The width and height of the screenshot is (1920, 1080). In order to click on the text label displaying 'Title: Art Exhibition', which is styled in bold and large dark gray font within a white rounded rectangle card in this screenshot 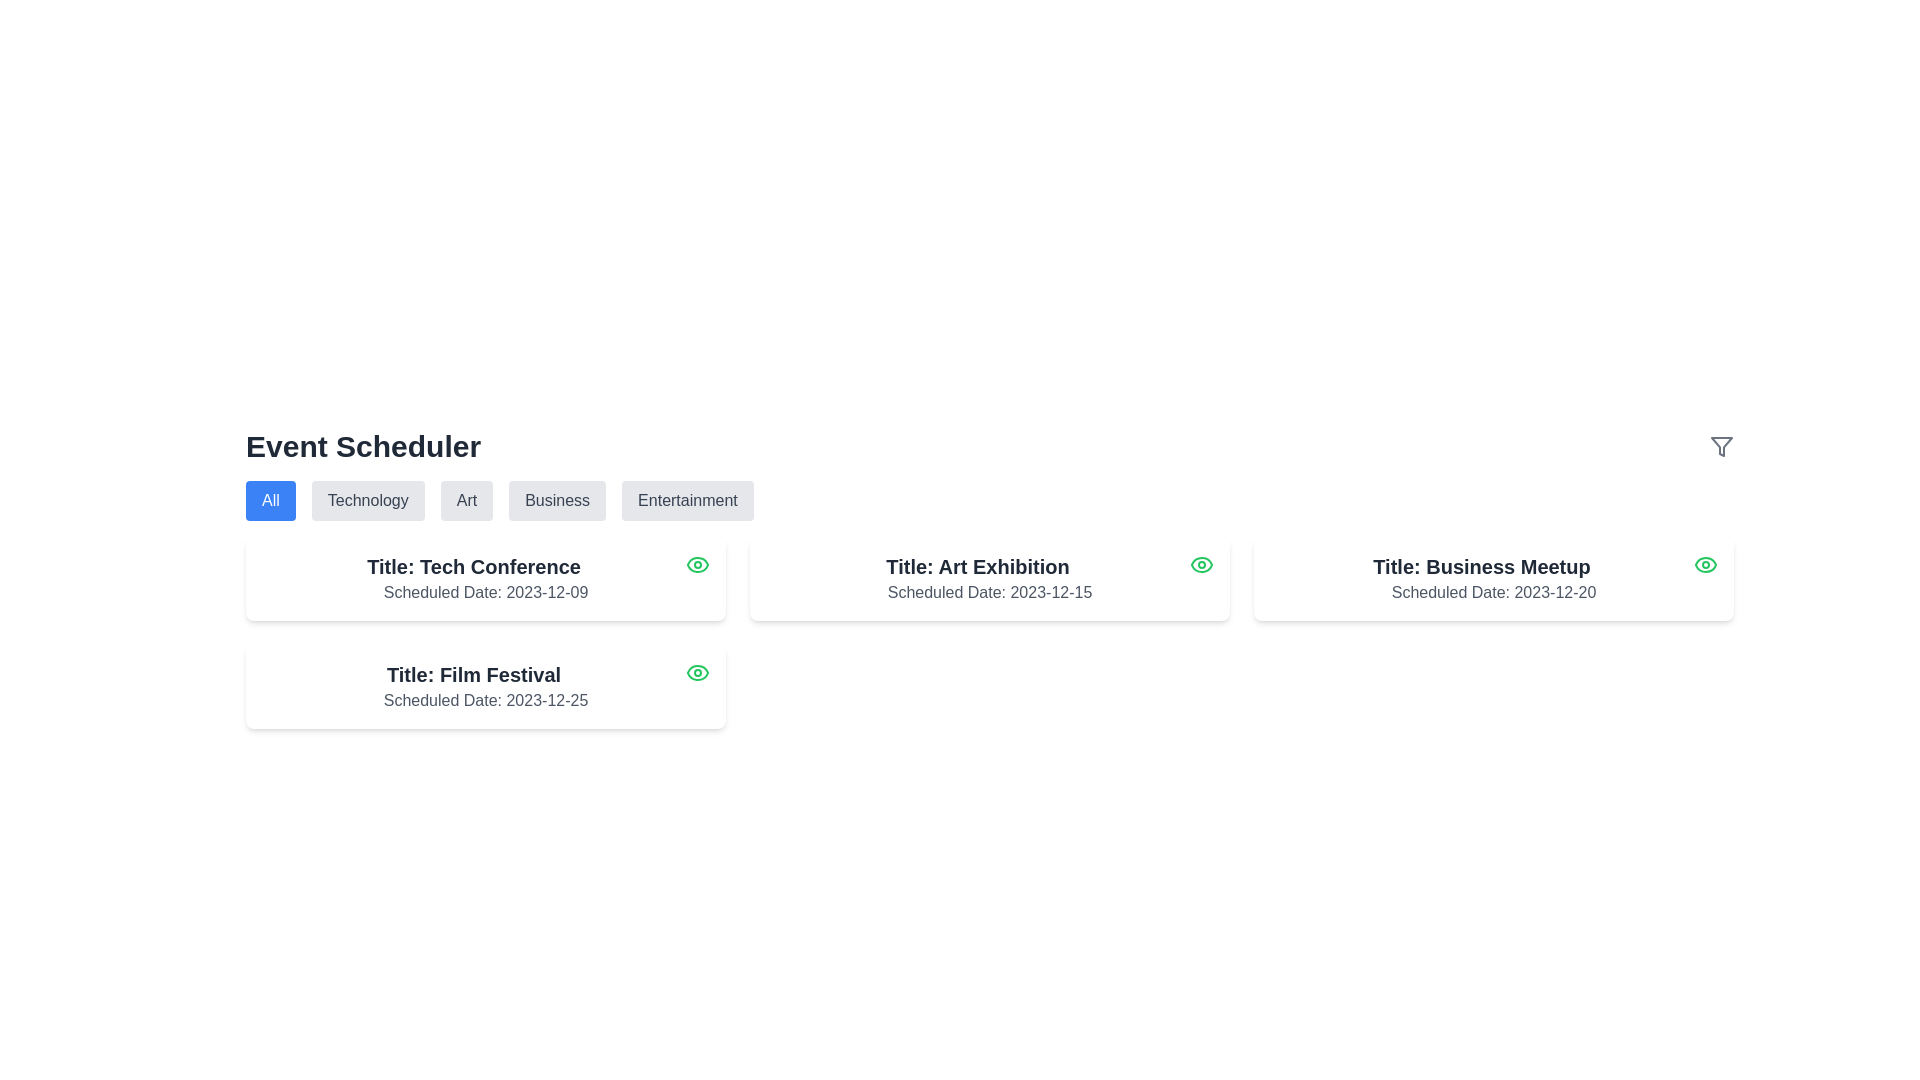, I will do `click(989, 567)`.